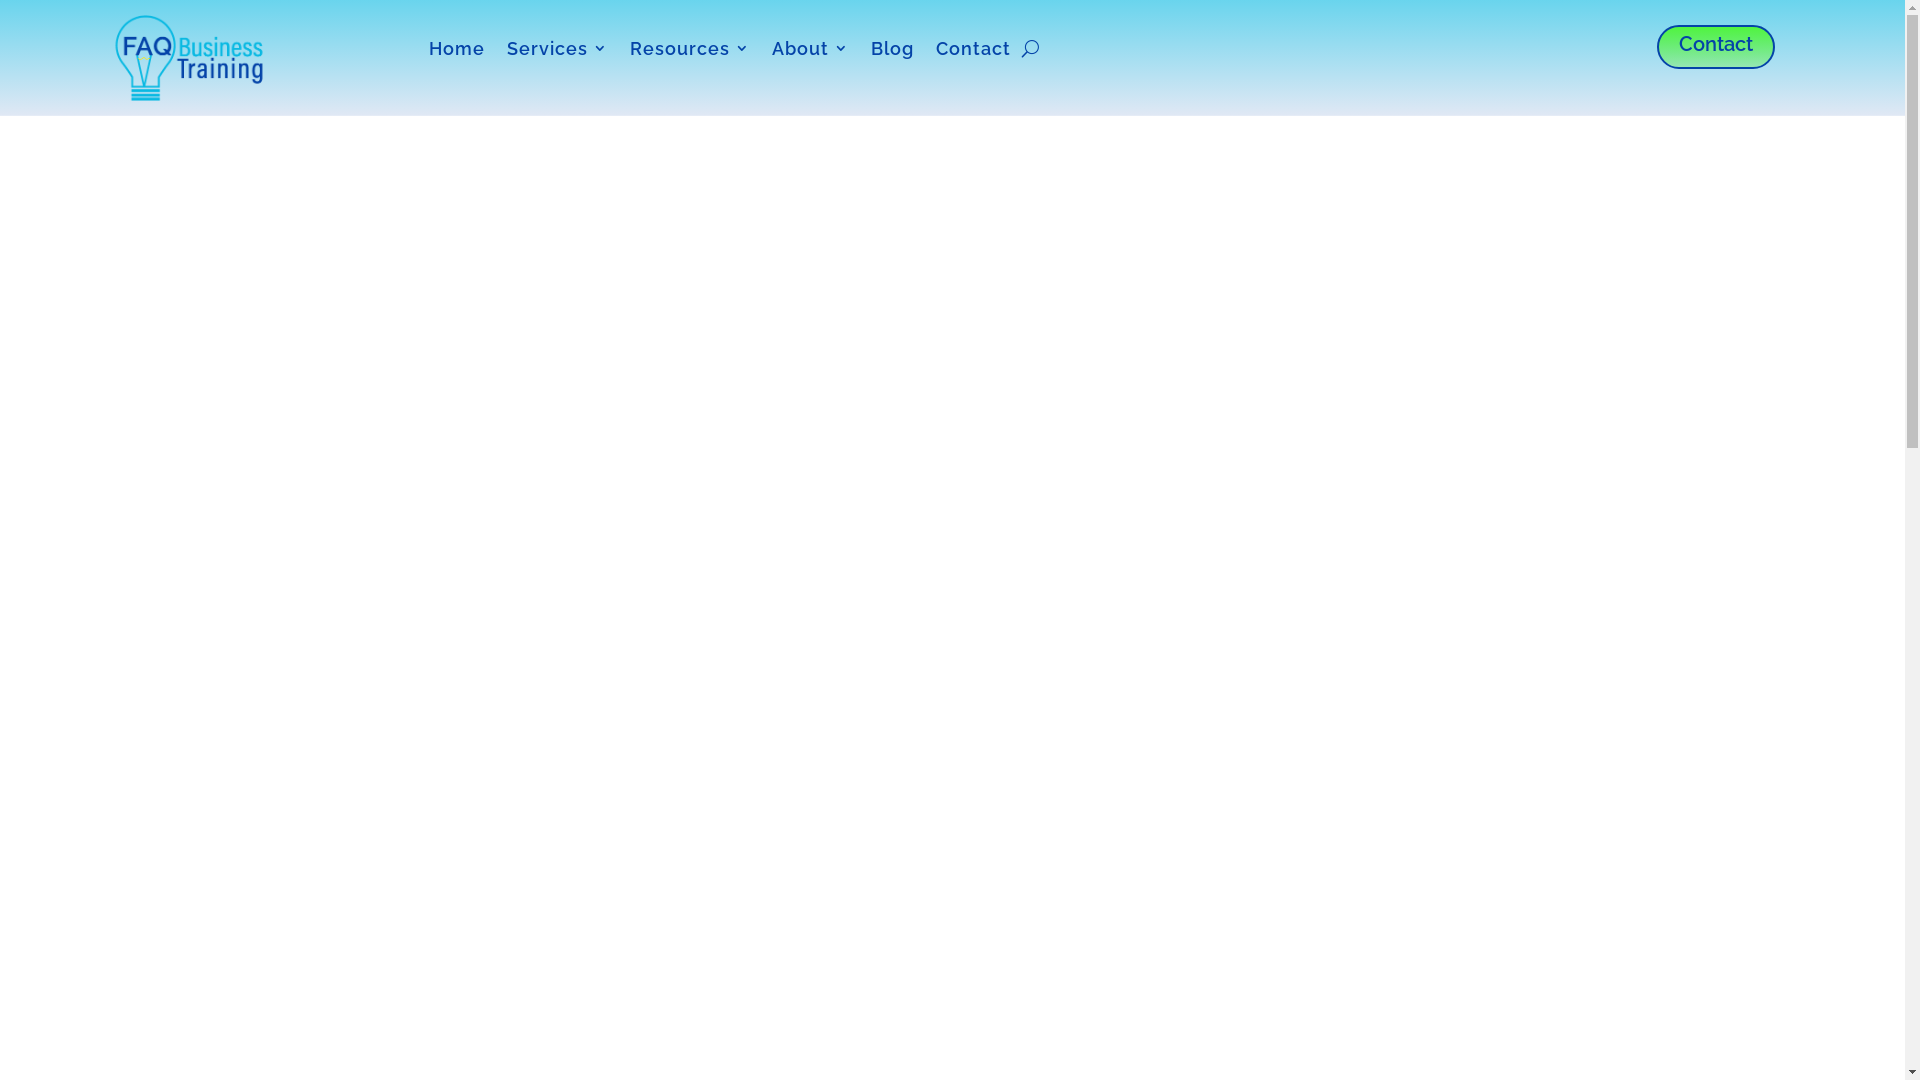 This screenshot has width=1920, height=1080. Describe the element at coordinates (973, 51) in the screenshot. I see `'Contact'` at that location.